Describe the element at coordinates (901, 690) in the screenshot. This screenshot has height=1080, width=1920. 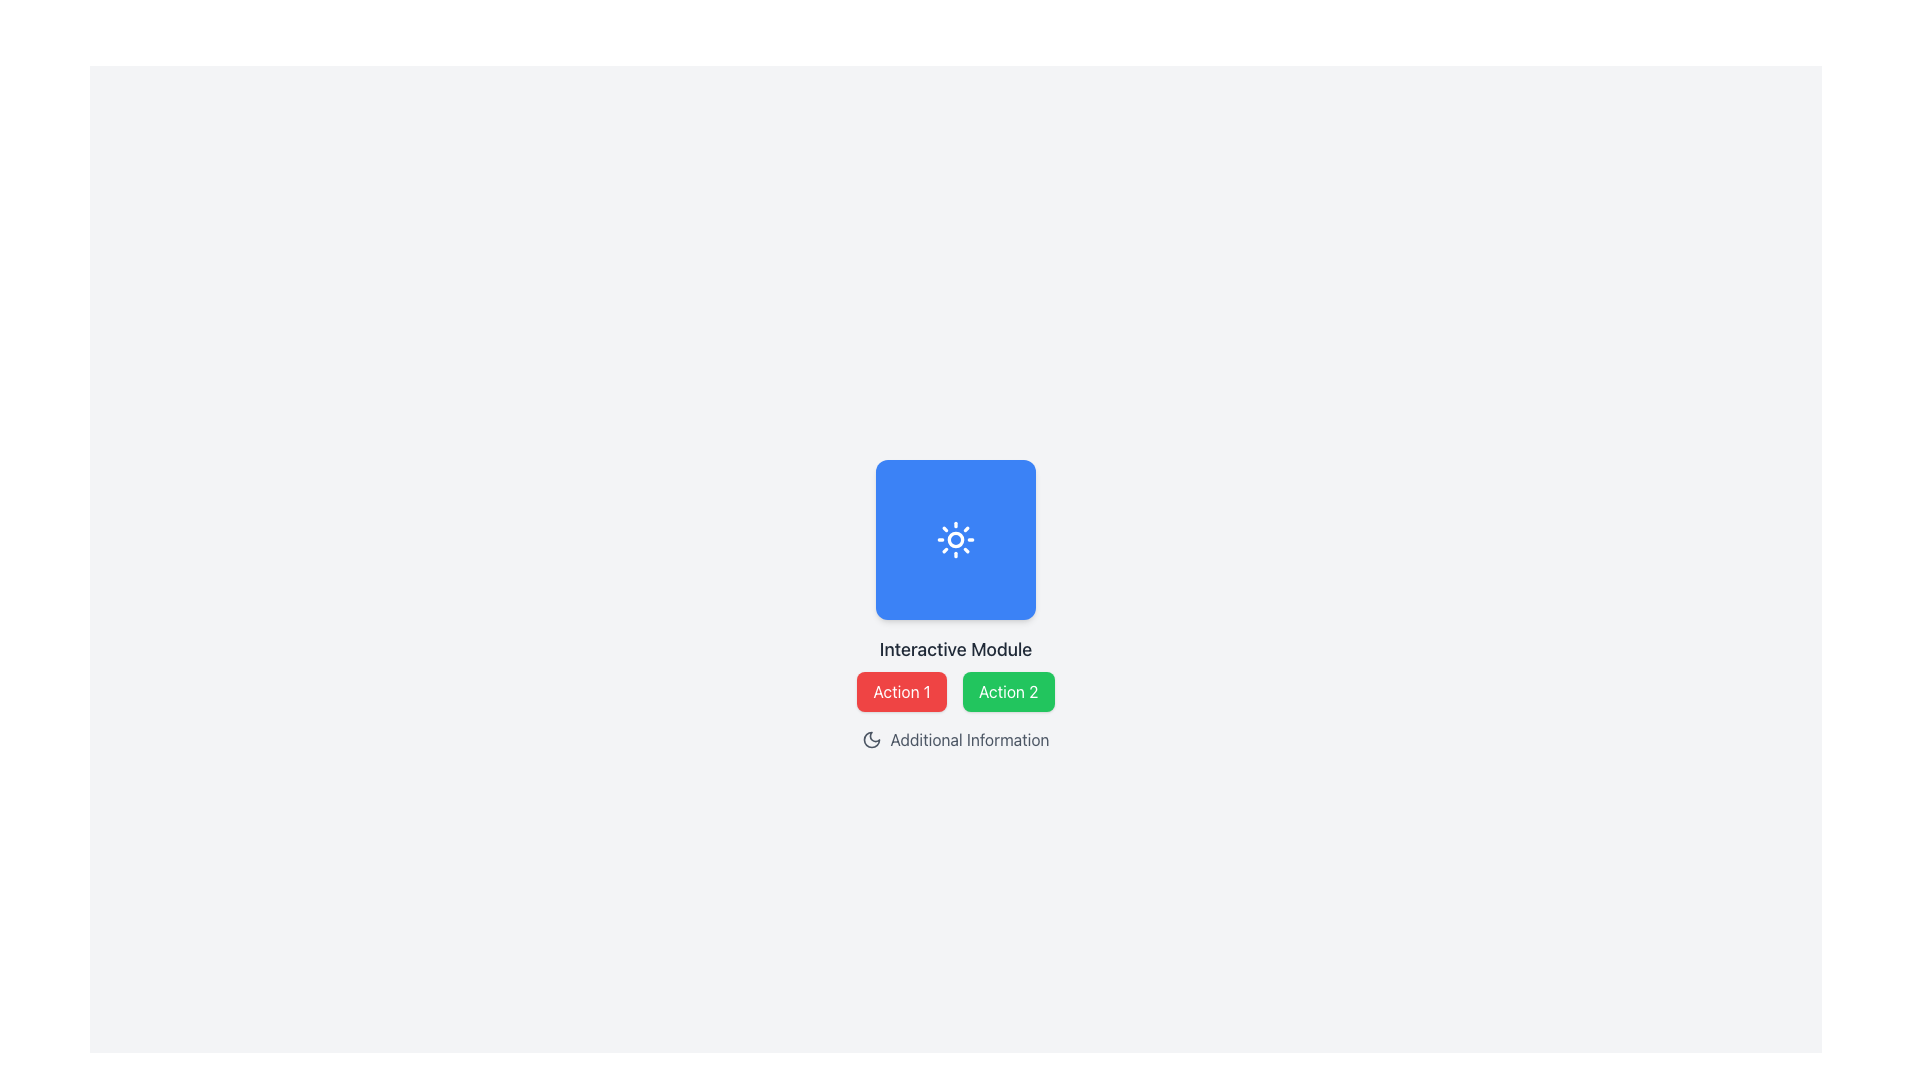
I see `the red button labeled 'Action 1'` at that location.